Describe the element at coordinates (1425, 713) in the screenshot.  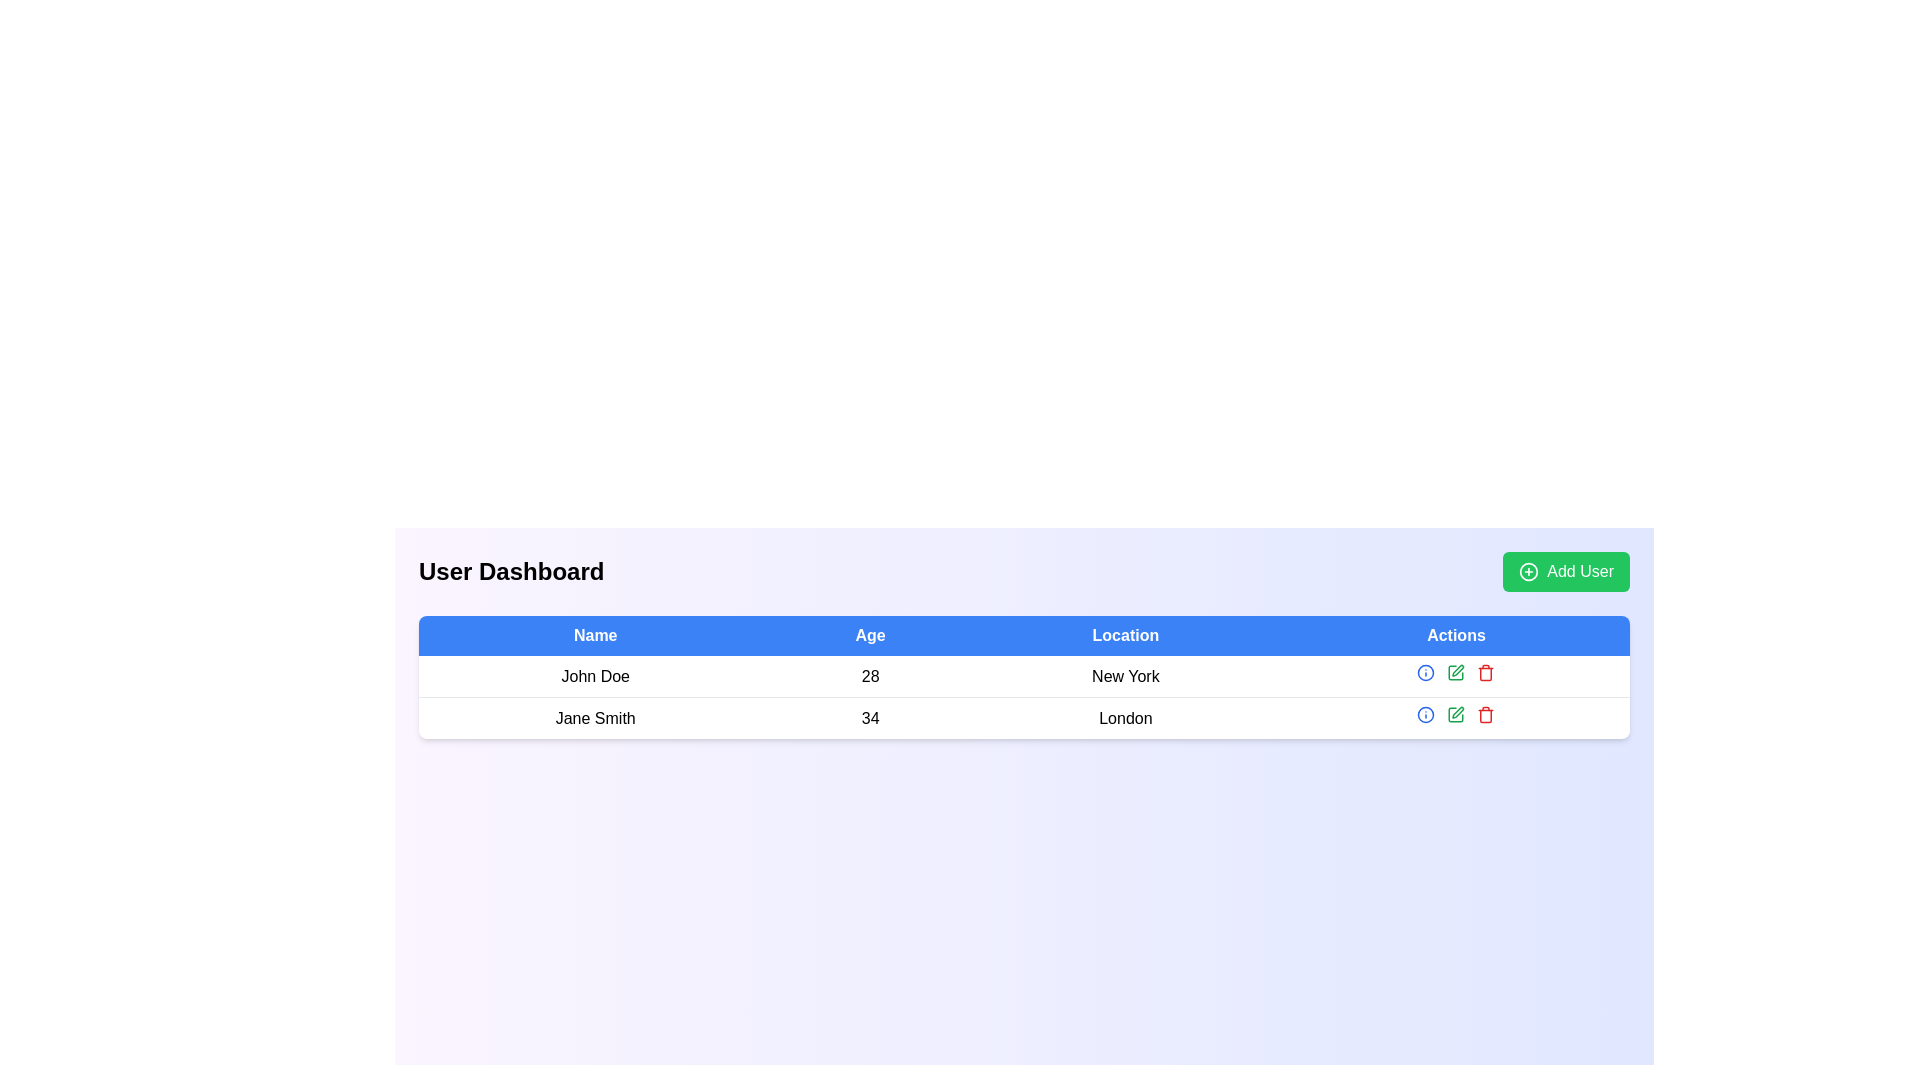
I see `the blue circular icon button representing information or help functionality located` at that location.